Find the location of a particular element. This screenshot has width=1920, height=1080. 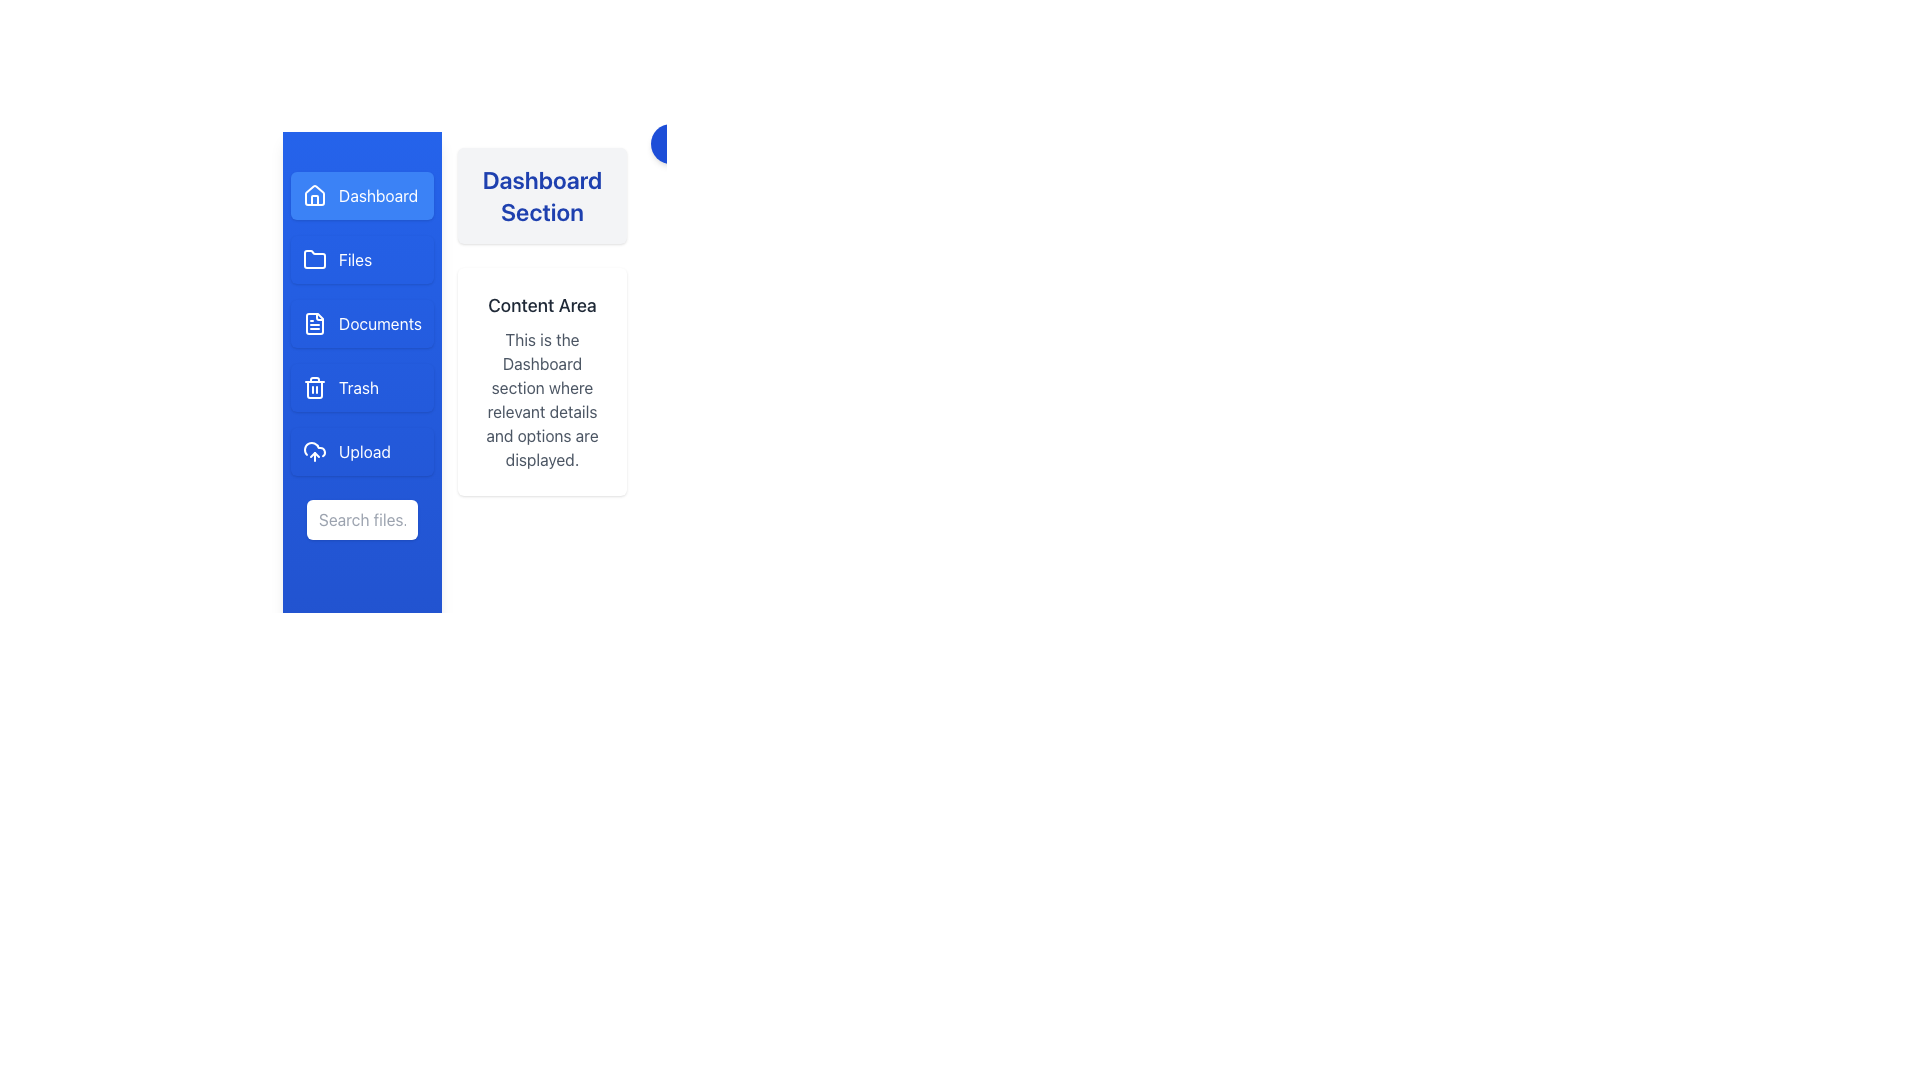

the 'Upload' icon located in the vertical navigation bar, which is the fourth button from the top, positioned between the 'Trash' button and the 'Search files' button is located at coordinates (314, 451).